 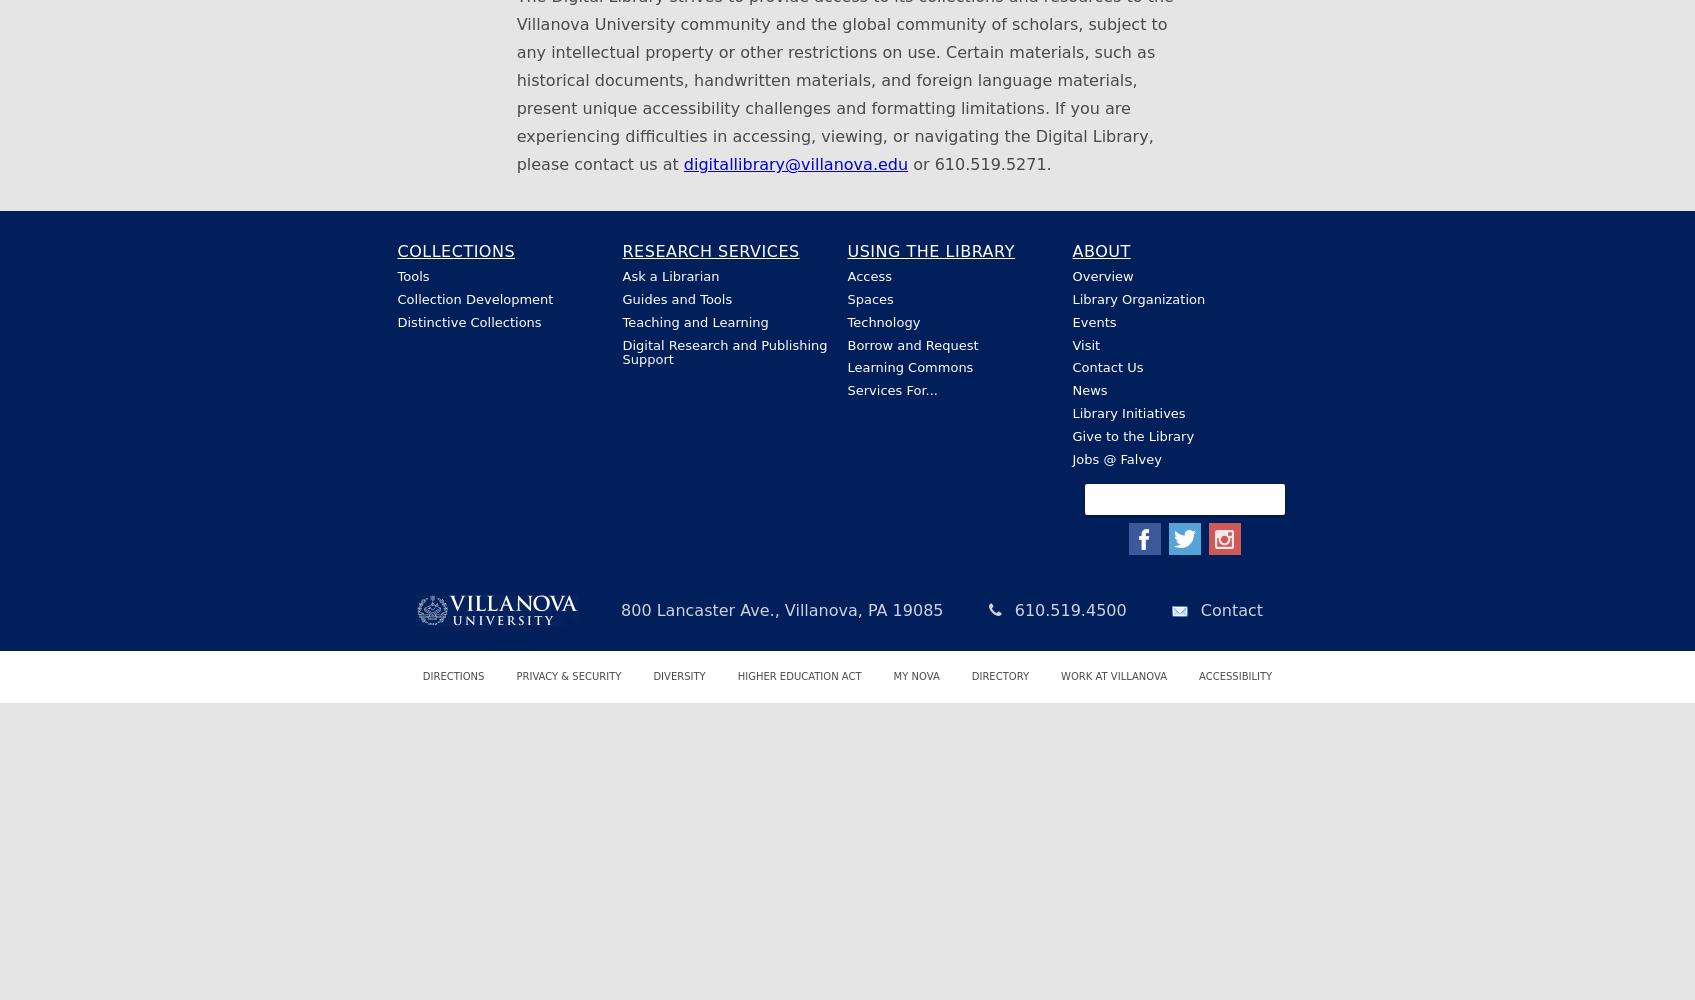 I want to click on 'Privacy & Security', so click(x=568, y=676).